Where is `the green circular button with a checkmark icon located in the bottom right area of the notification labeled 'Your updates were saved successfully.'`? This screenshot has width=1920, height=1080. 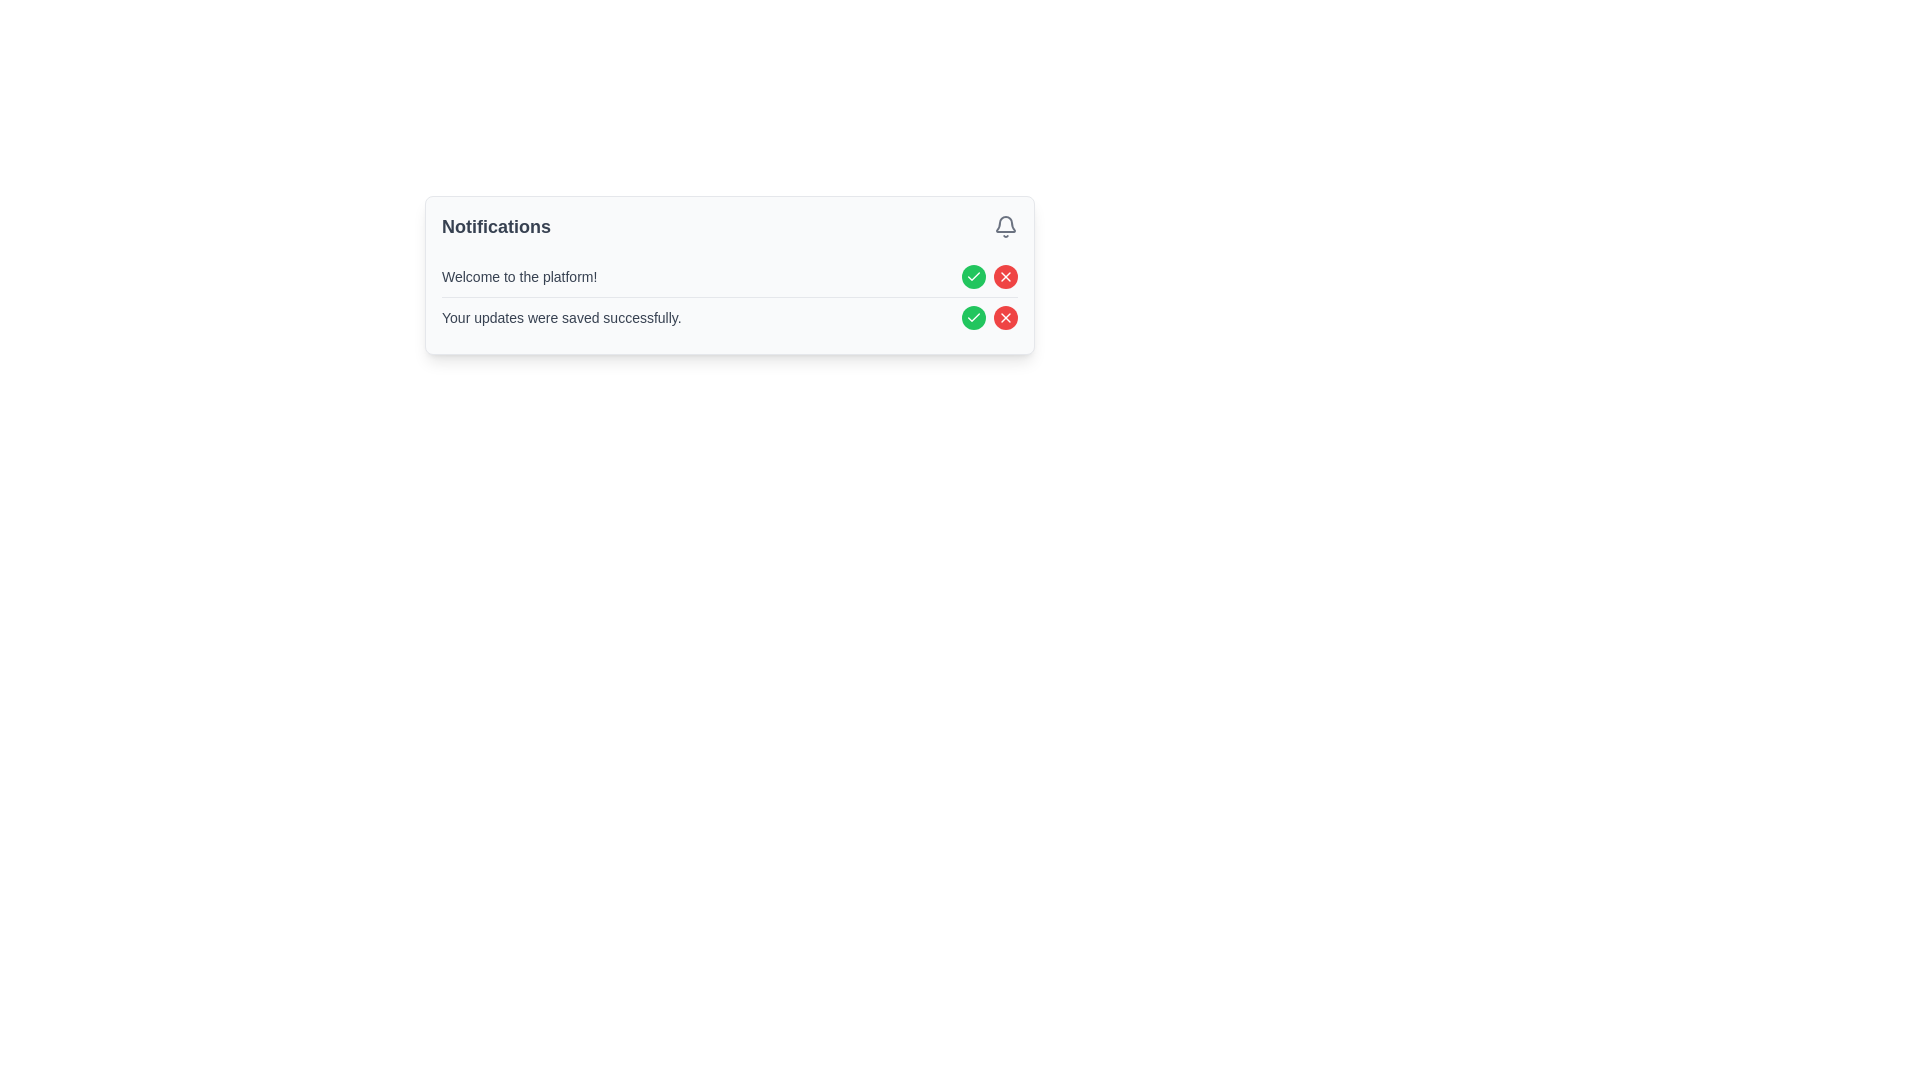 the green circular button with a checkmark icon located in the bottom right area of the notification labeled 'Your updates were saved successfully.' is located at coordinates (989, 316).